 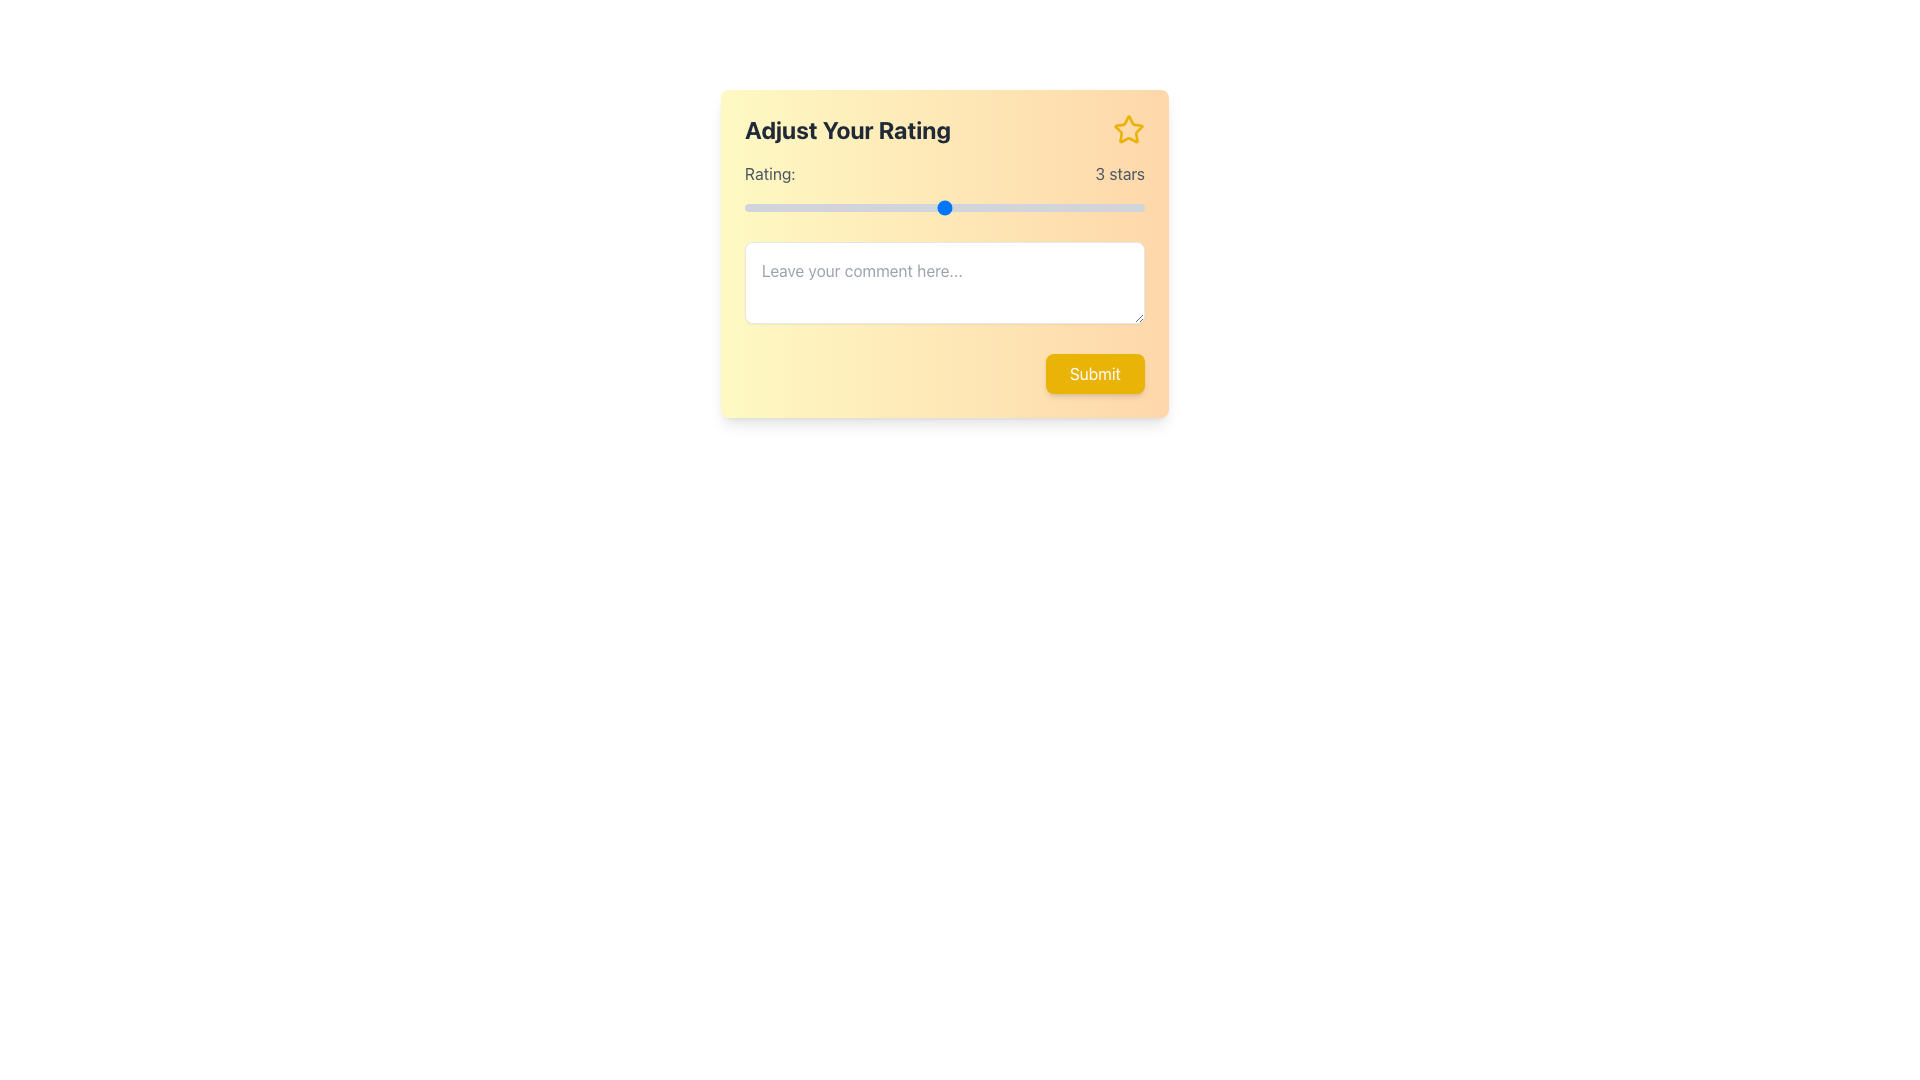 I want to click on the text label displaying 'Adjust Your Rating' which is bolded and styled in a large font on a light yellow background, so click(x=848, y=130).